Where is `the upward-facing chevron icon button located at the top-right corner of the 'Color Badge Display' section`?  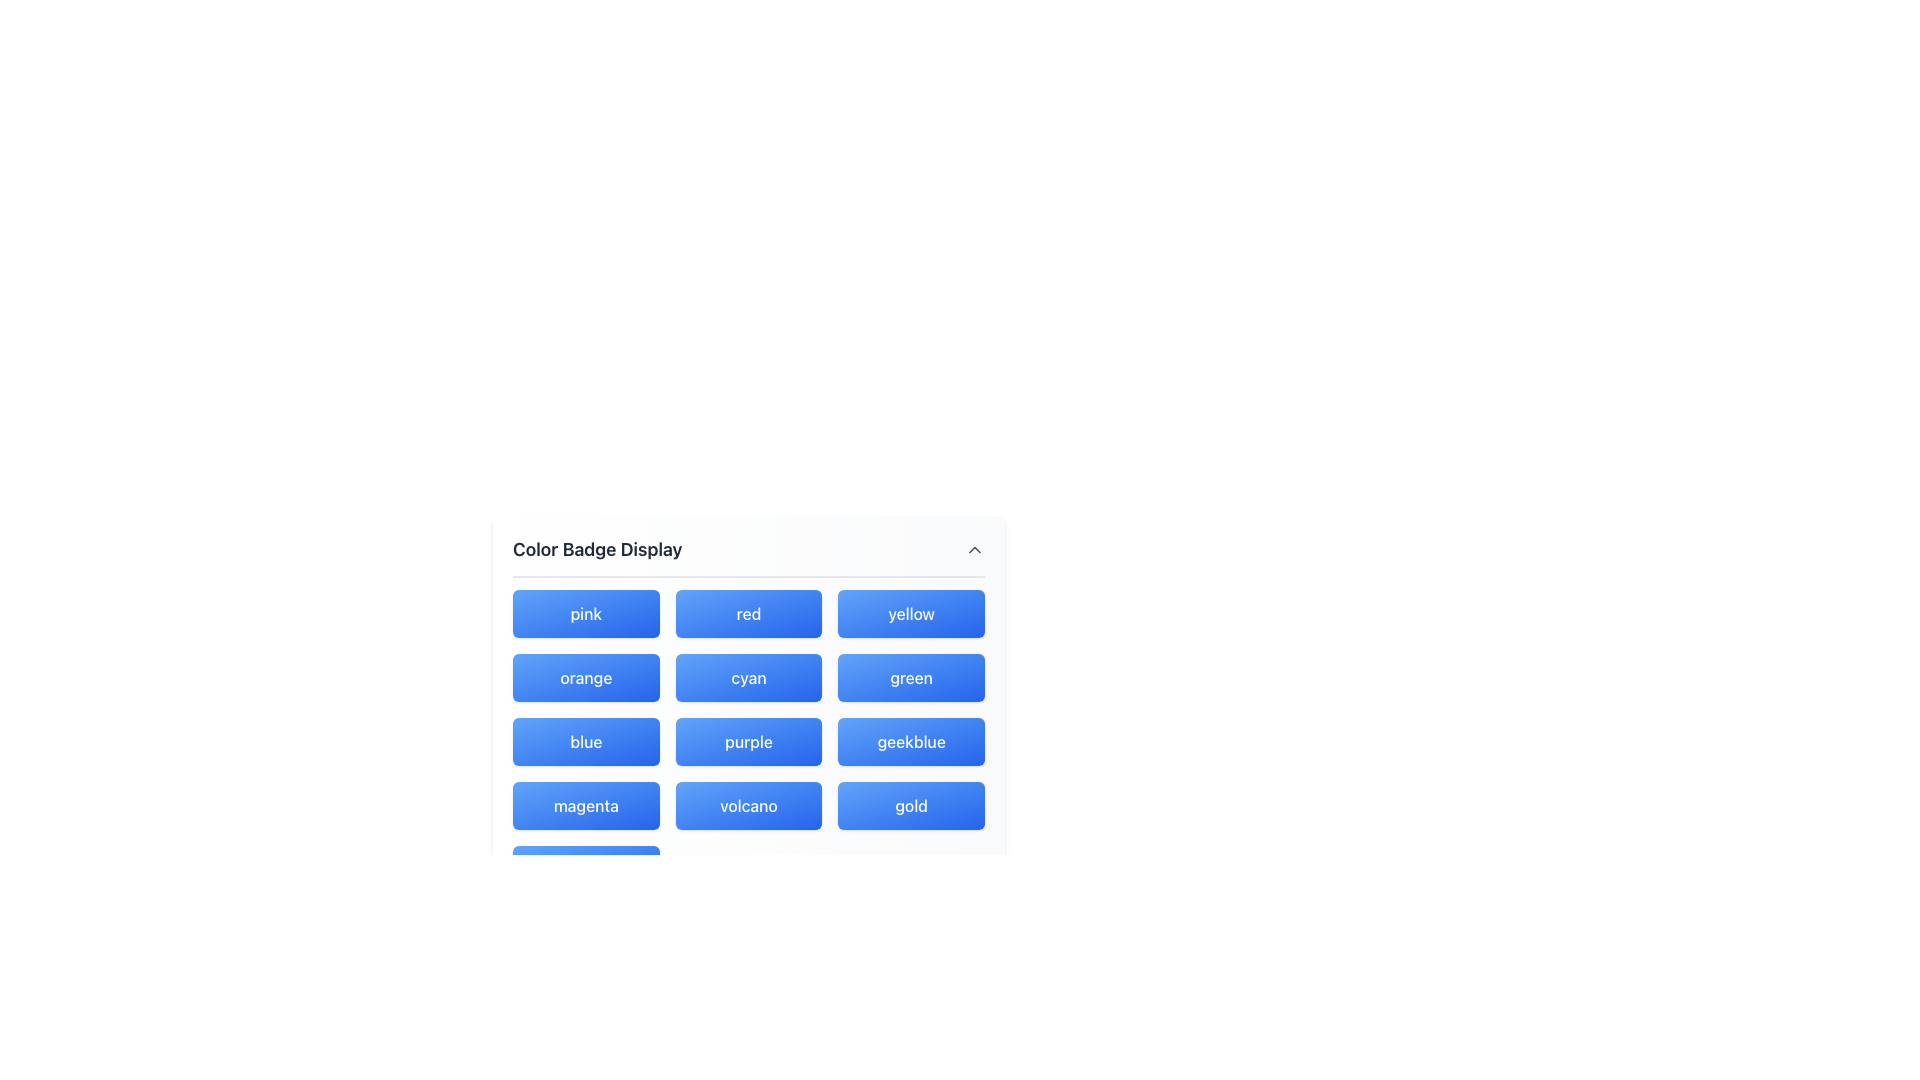
the upward-facing chevron icon button located at the top-right corner of the 'Color Badge Display' section is located at coordinates (974, 550).